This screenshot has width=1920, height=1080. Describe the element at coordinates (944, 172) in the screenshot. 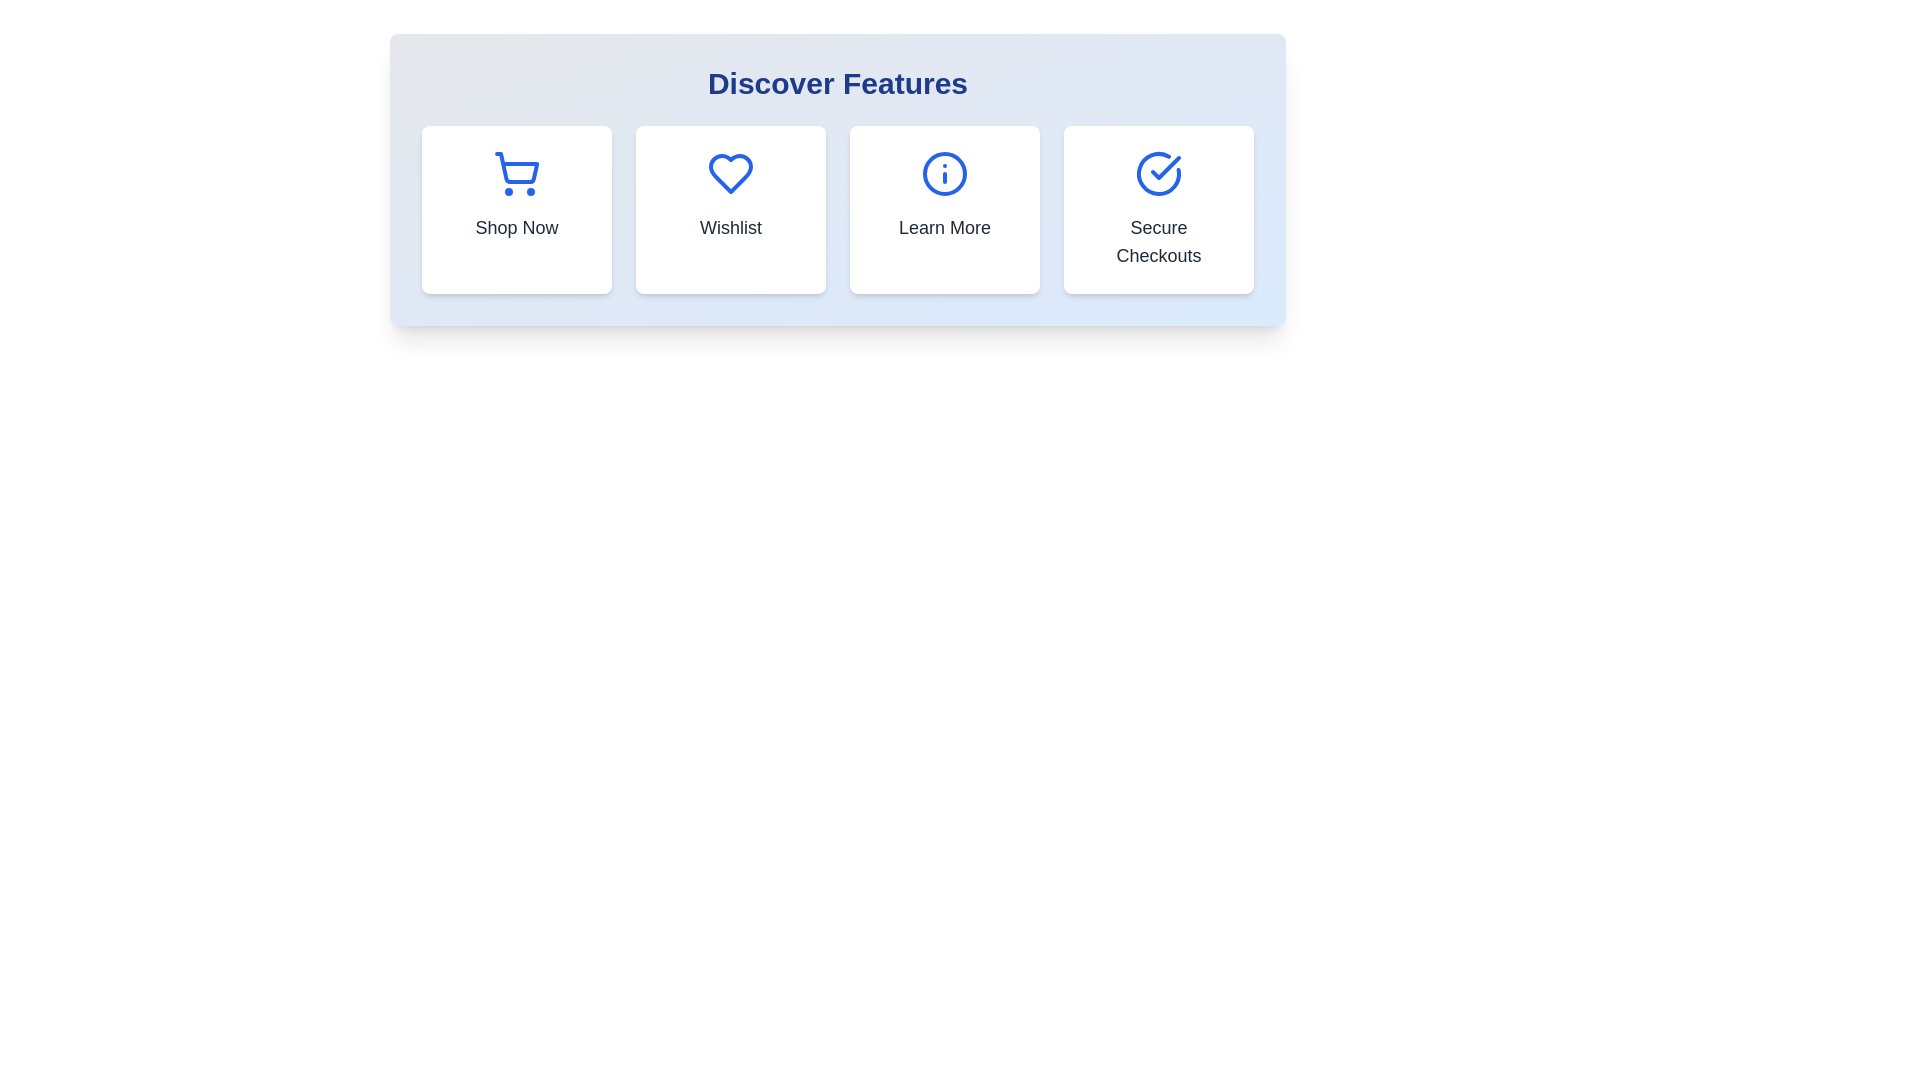

I see `the SVG Circle that represents the info icon of the 'Learn More' button, which is the third button from the left under the 'Discover Features' heading` at that location.